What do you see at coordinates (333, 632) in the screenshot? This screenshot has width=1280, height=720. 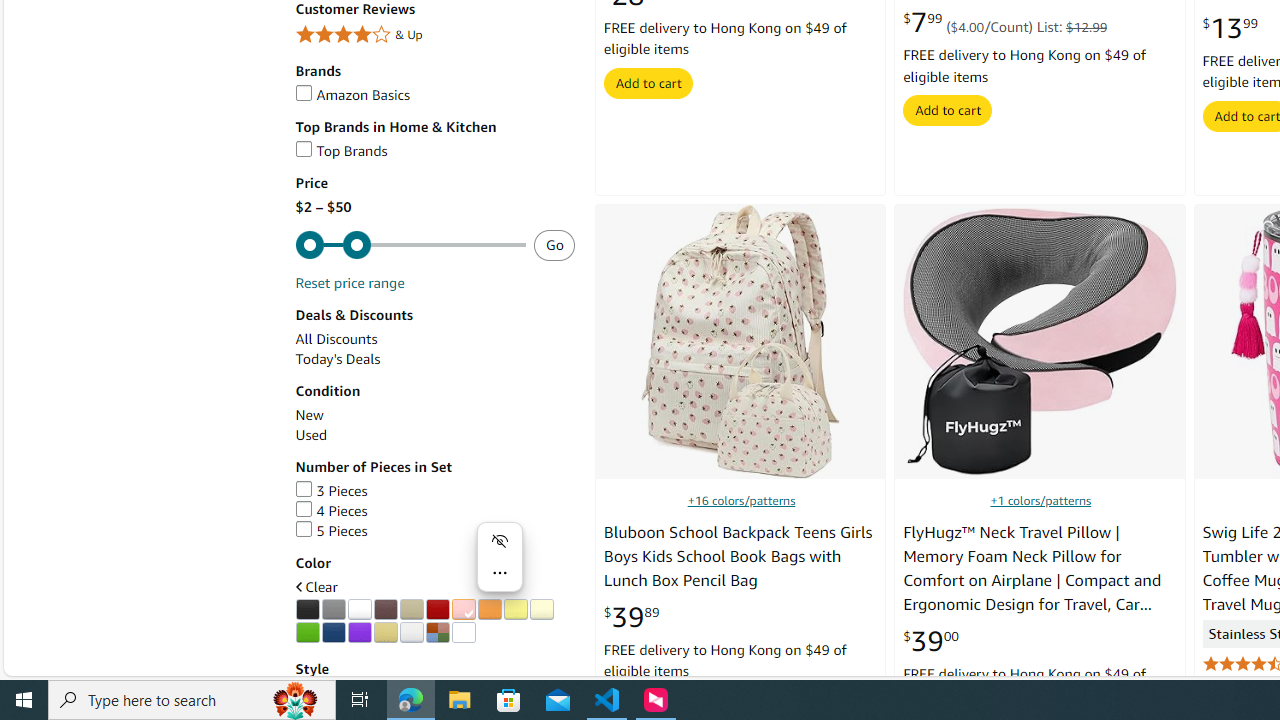 I see `'Blue'` at bounding box center [333, 632].